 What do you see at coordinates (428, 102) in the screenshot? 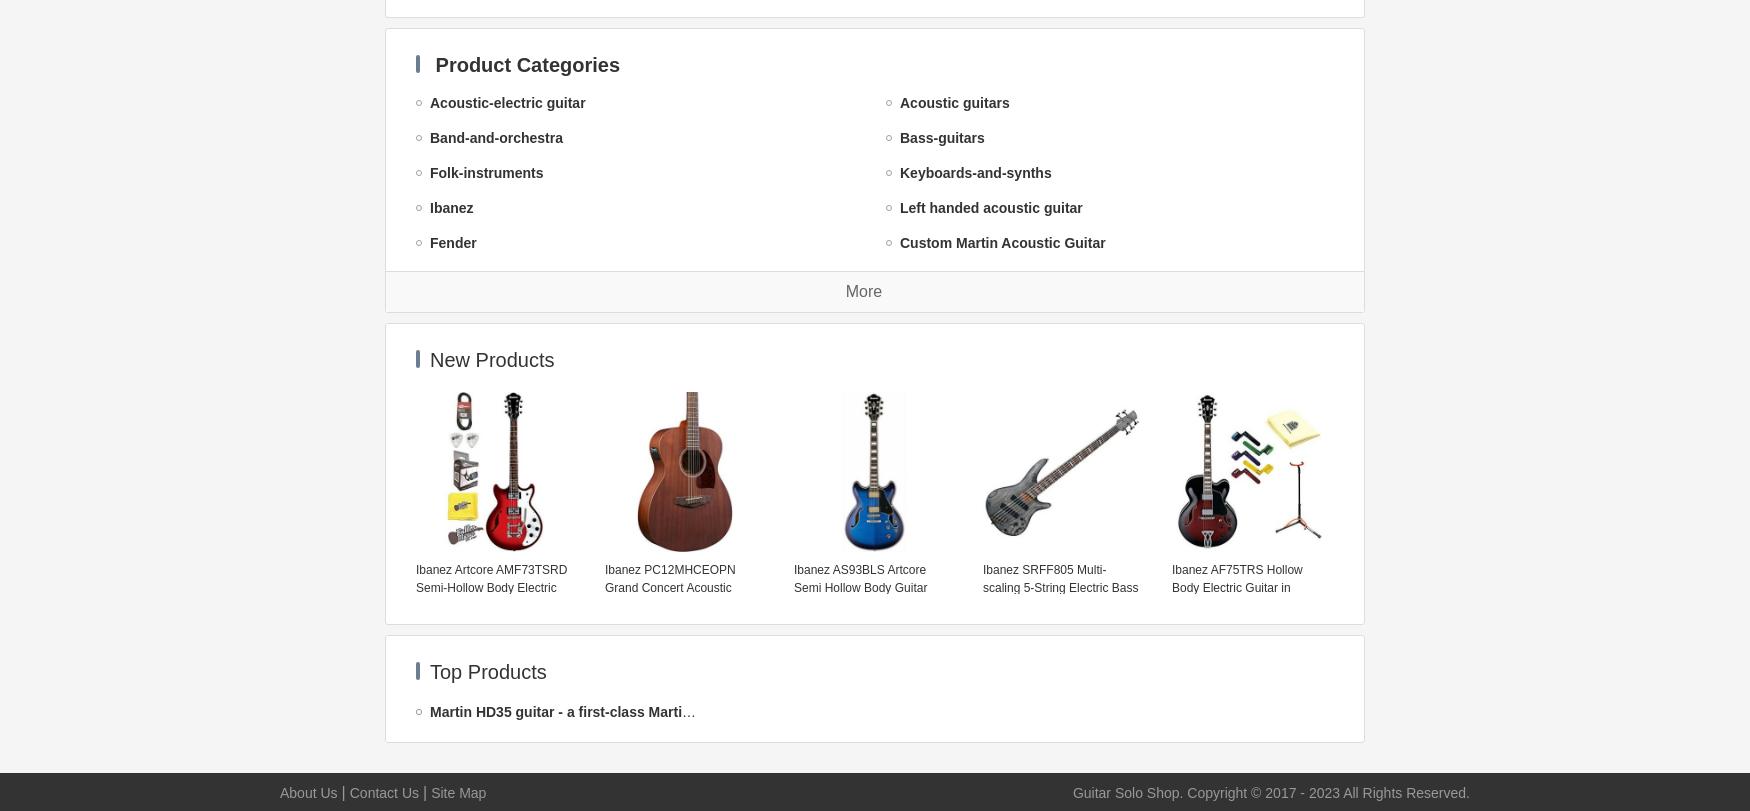
I see `'Acoustic-electric guitar'` at bounding box center [428, 102].